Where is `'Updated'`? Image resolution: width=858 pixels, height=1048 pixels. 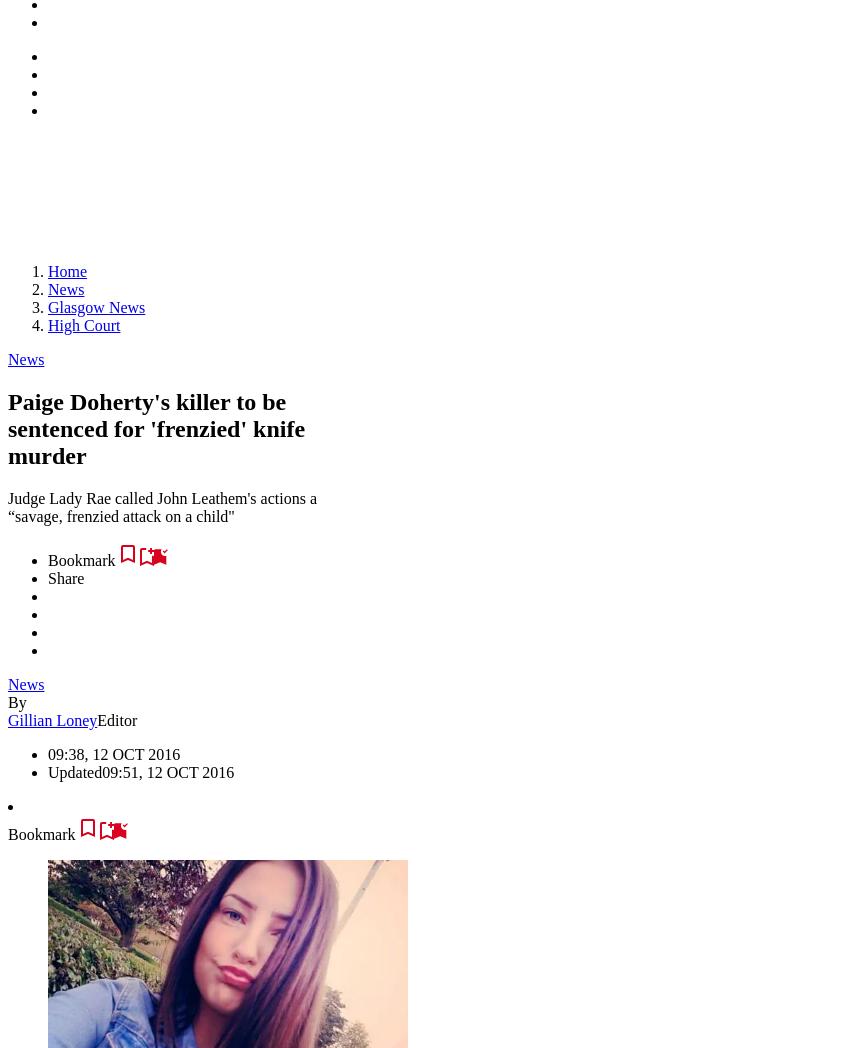
'Updated' is located at coordinates (73, 771).